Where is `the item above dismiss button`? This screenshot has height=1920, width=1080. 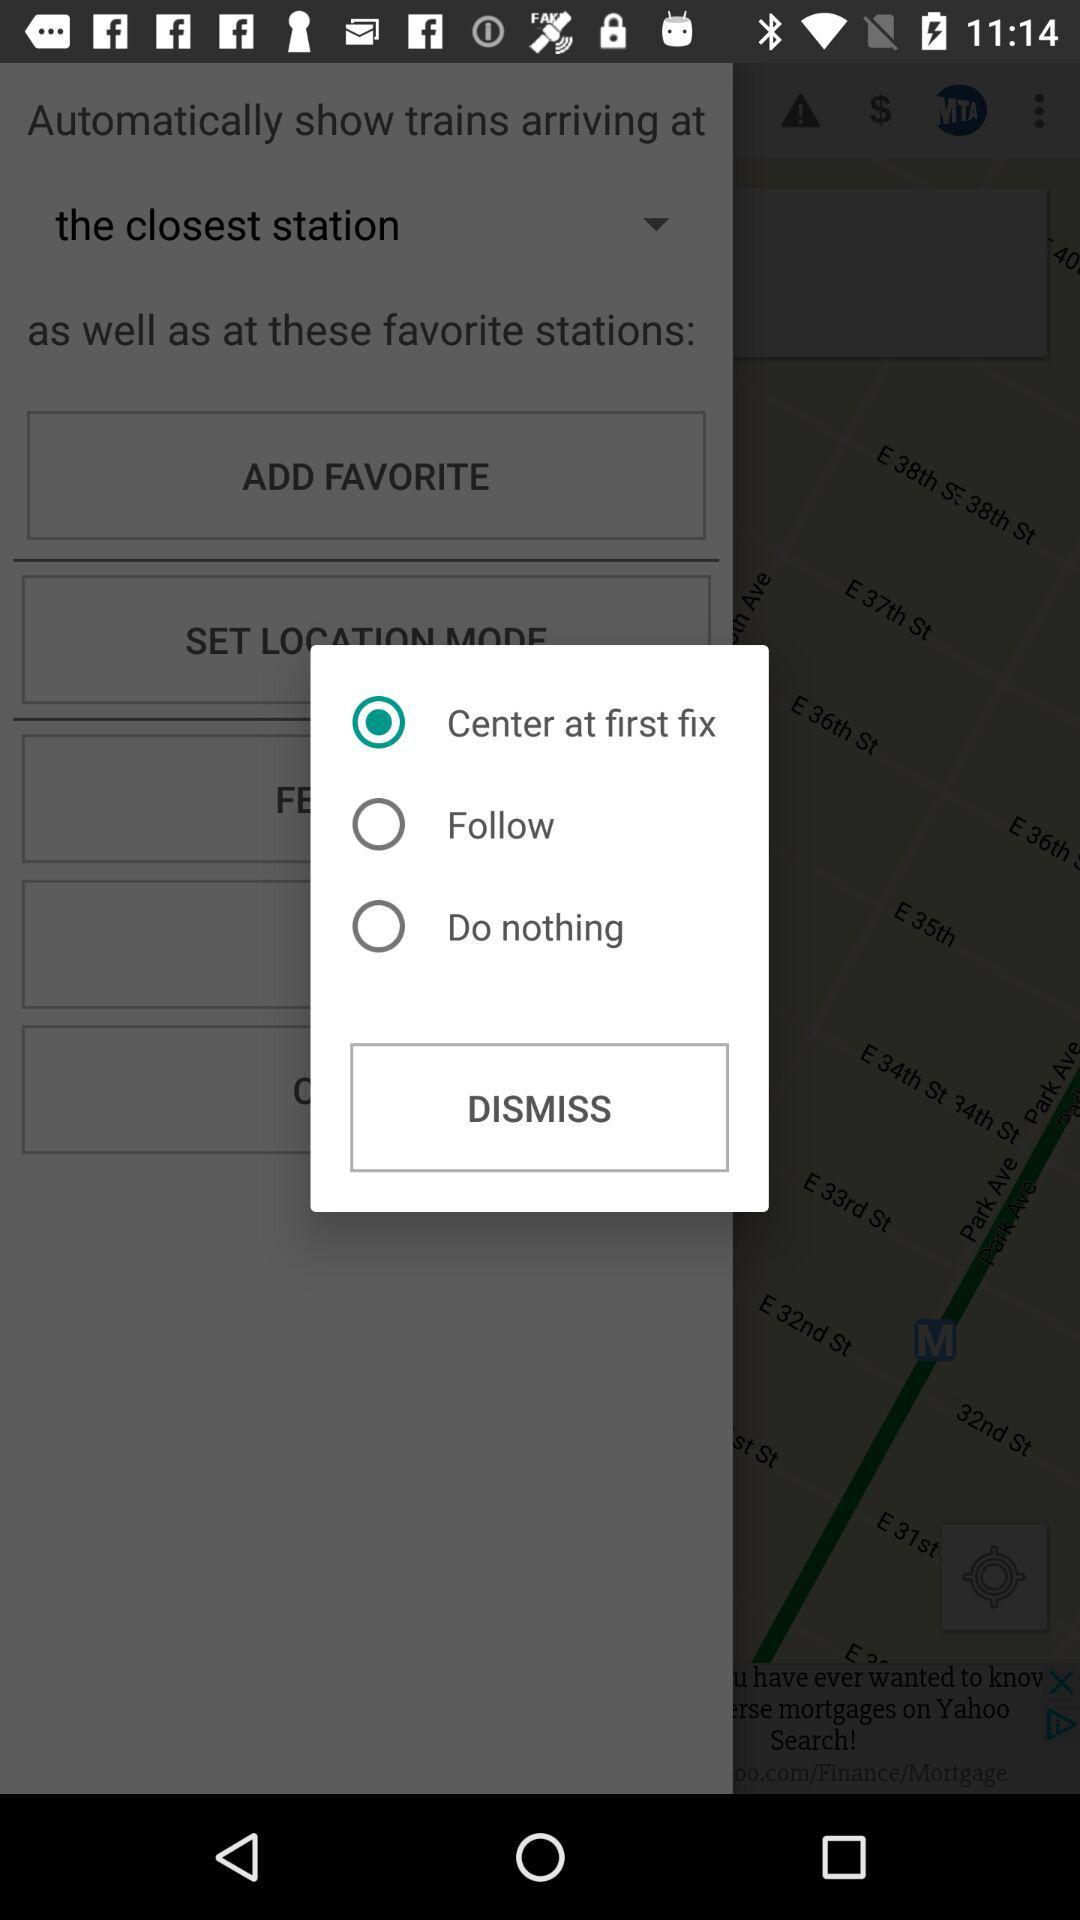
the item above dismiss button is located at coordinates (493, 925).